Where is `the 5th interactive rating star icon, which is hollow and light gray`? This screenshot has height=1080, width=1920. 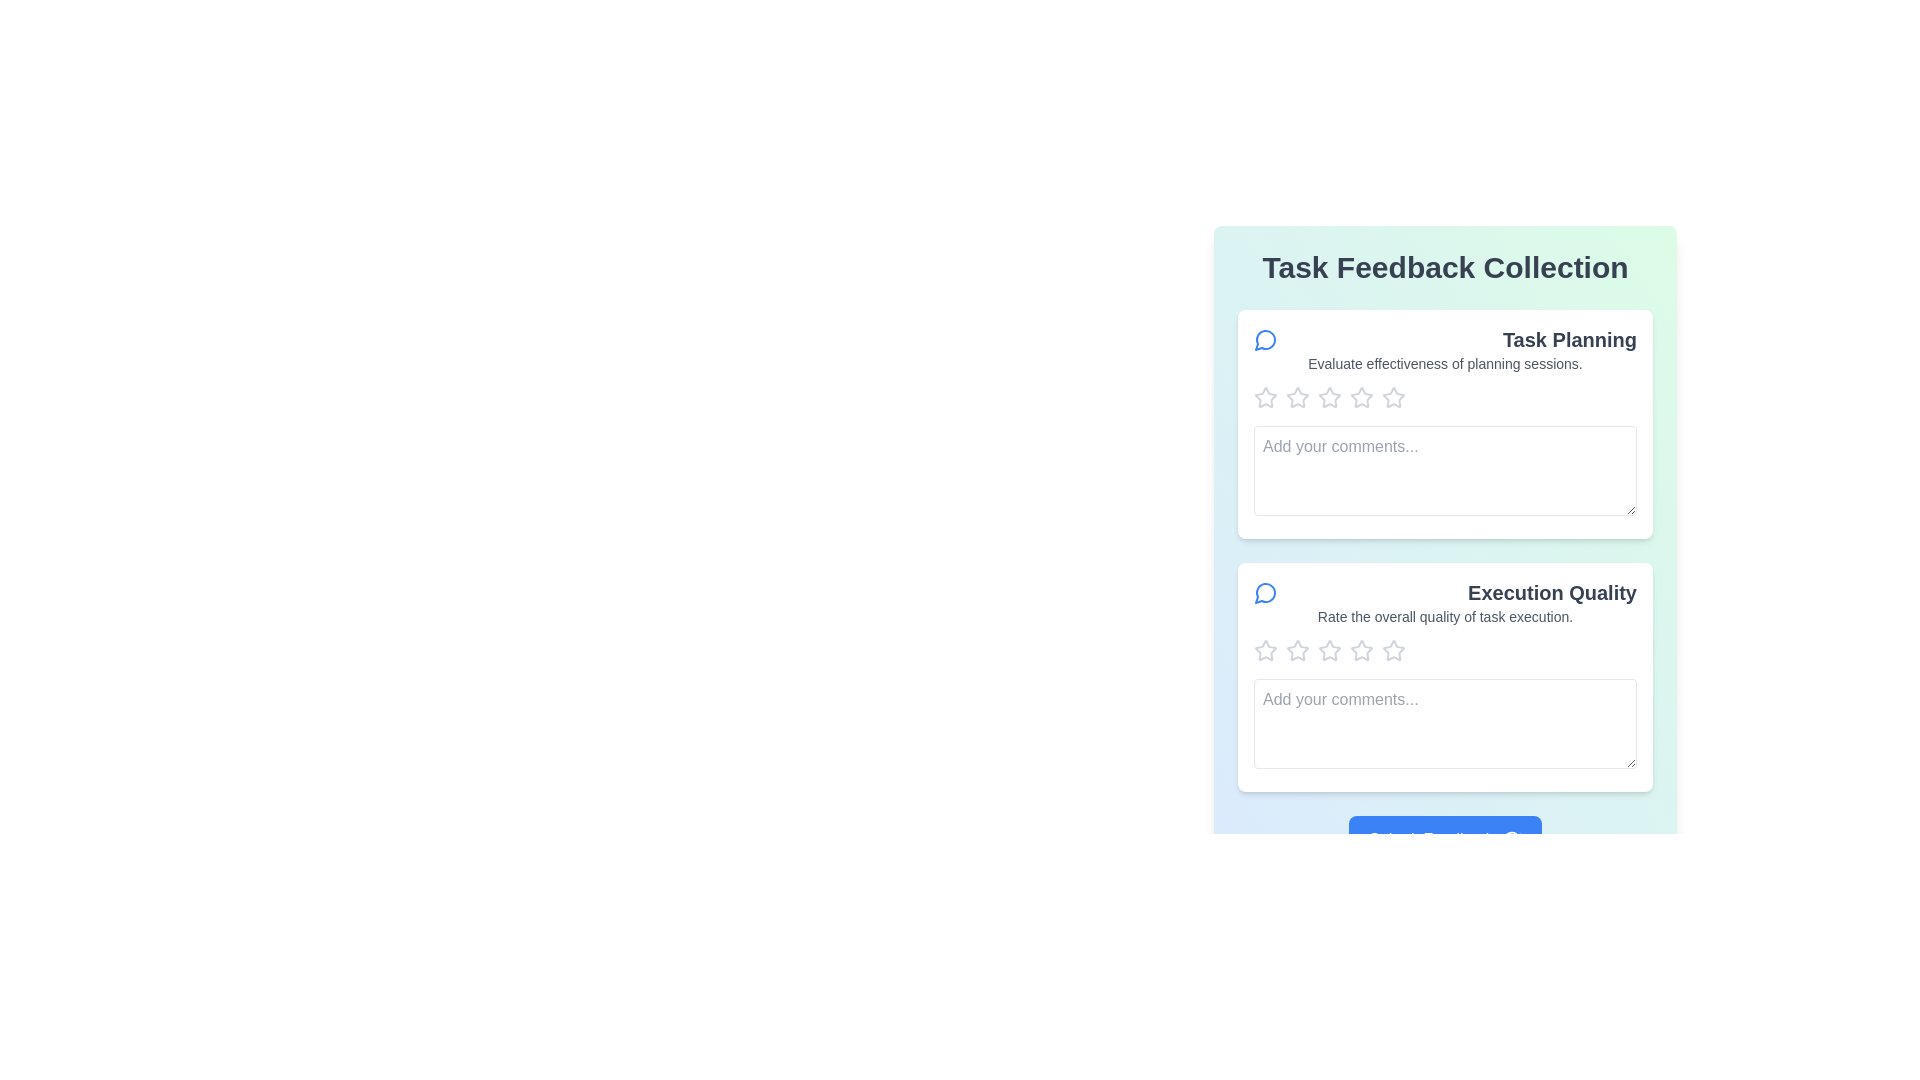 the 5th interactive rating star icon, which is hollow and light gray is located at coordinates (1361, 397).